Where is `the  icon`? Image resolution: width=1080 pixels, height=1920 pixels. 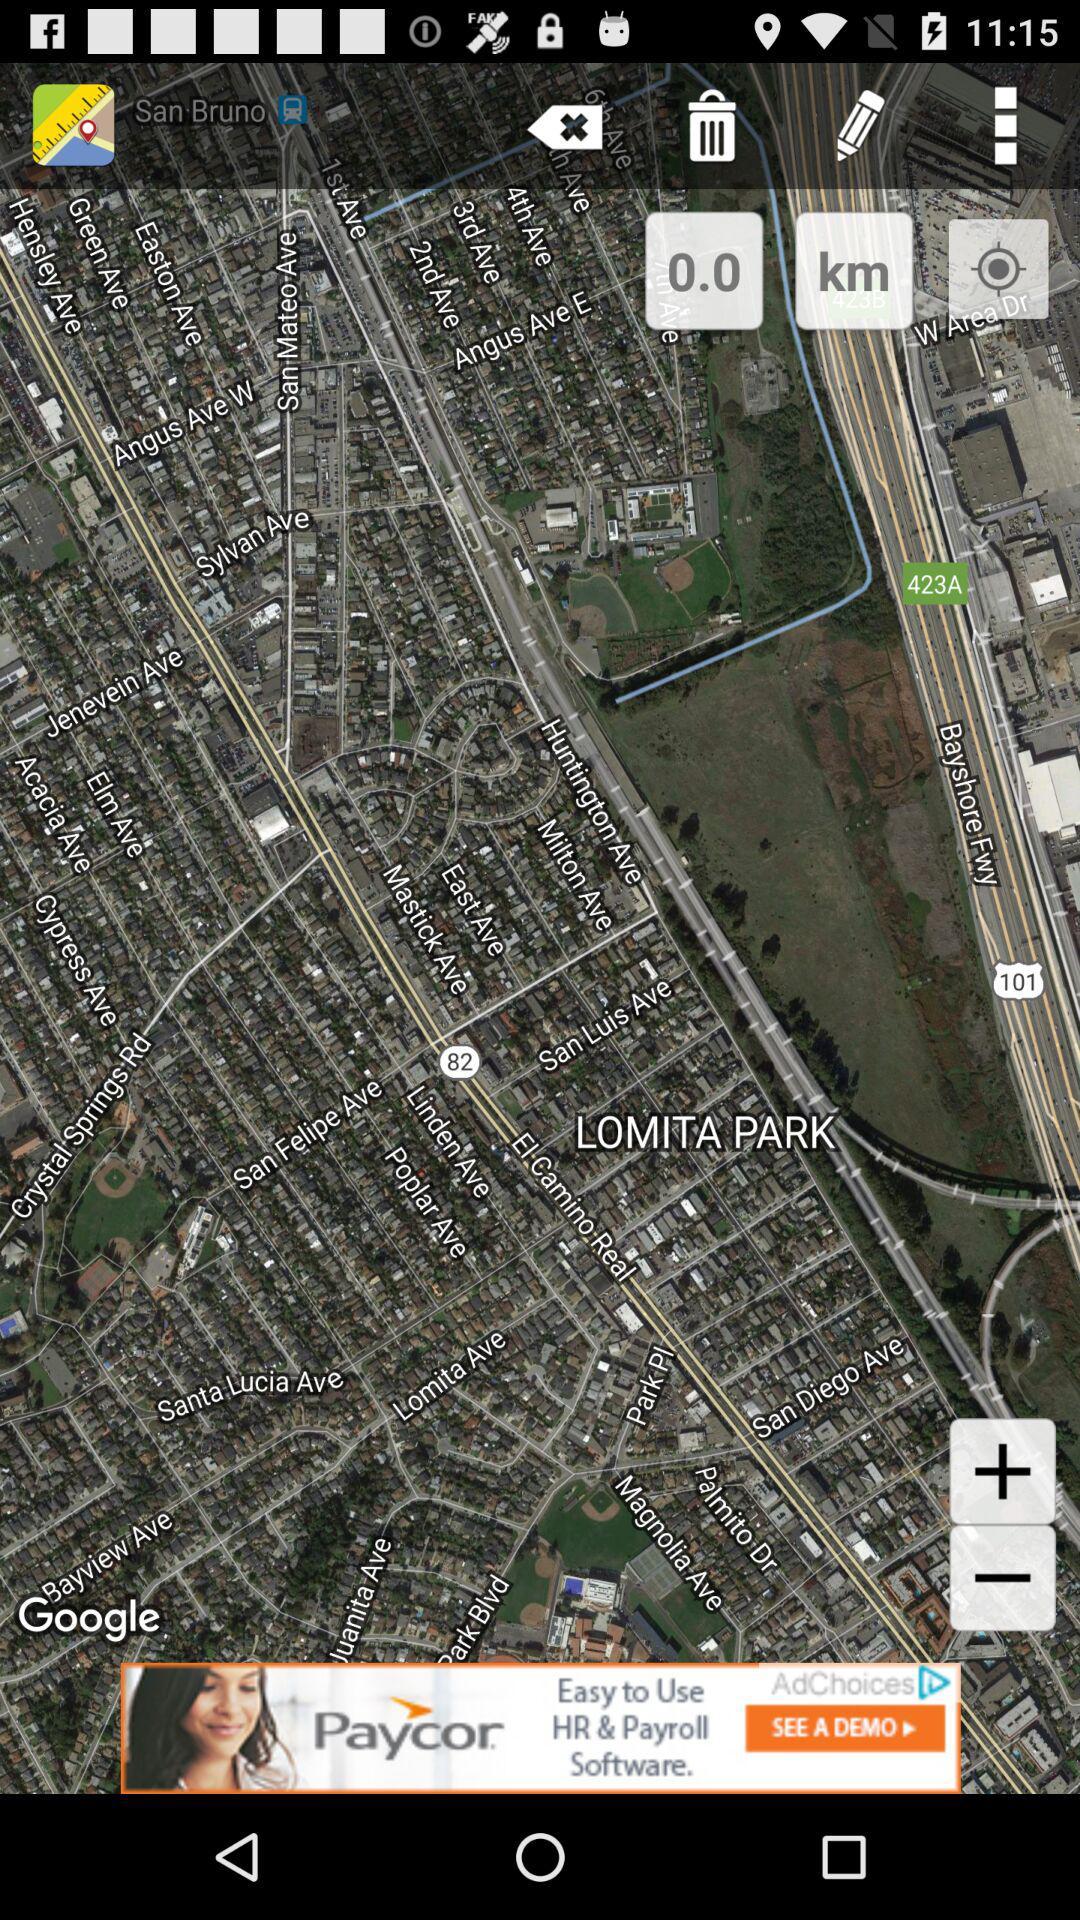 the  icon is located at coordinates (1002, 1471).